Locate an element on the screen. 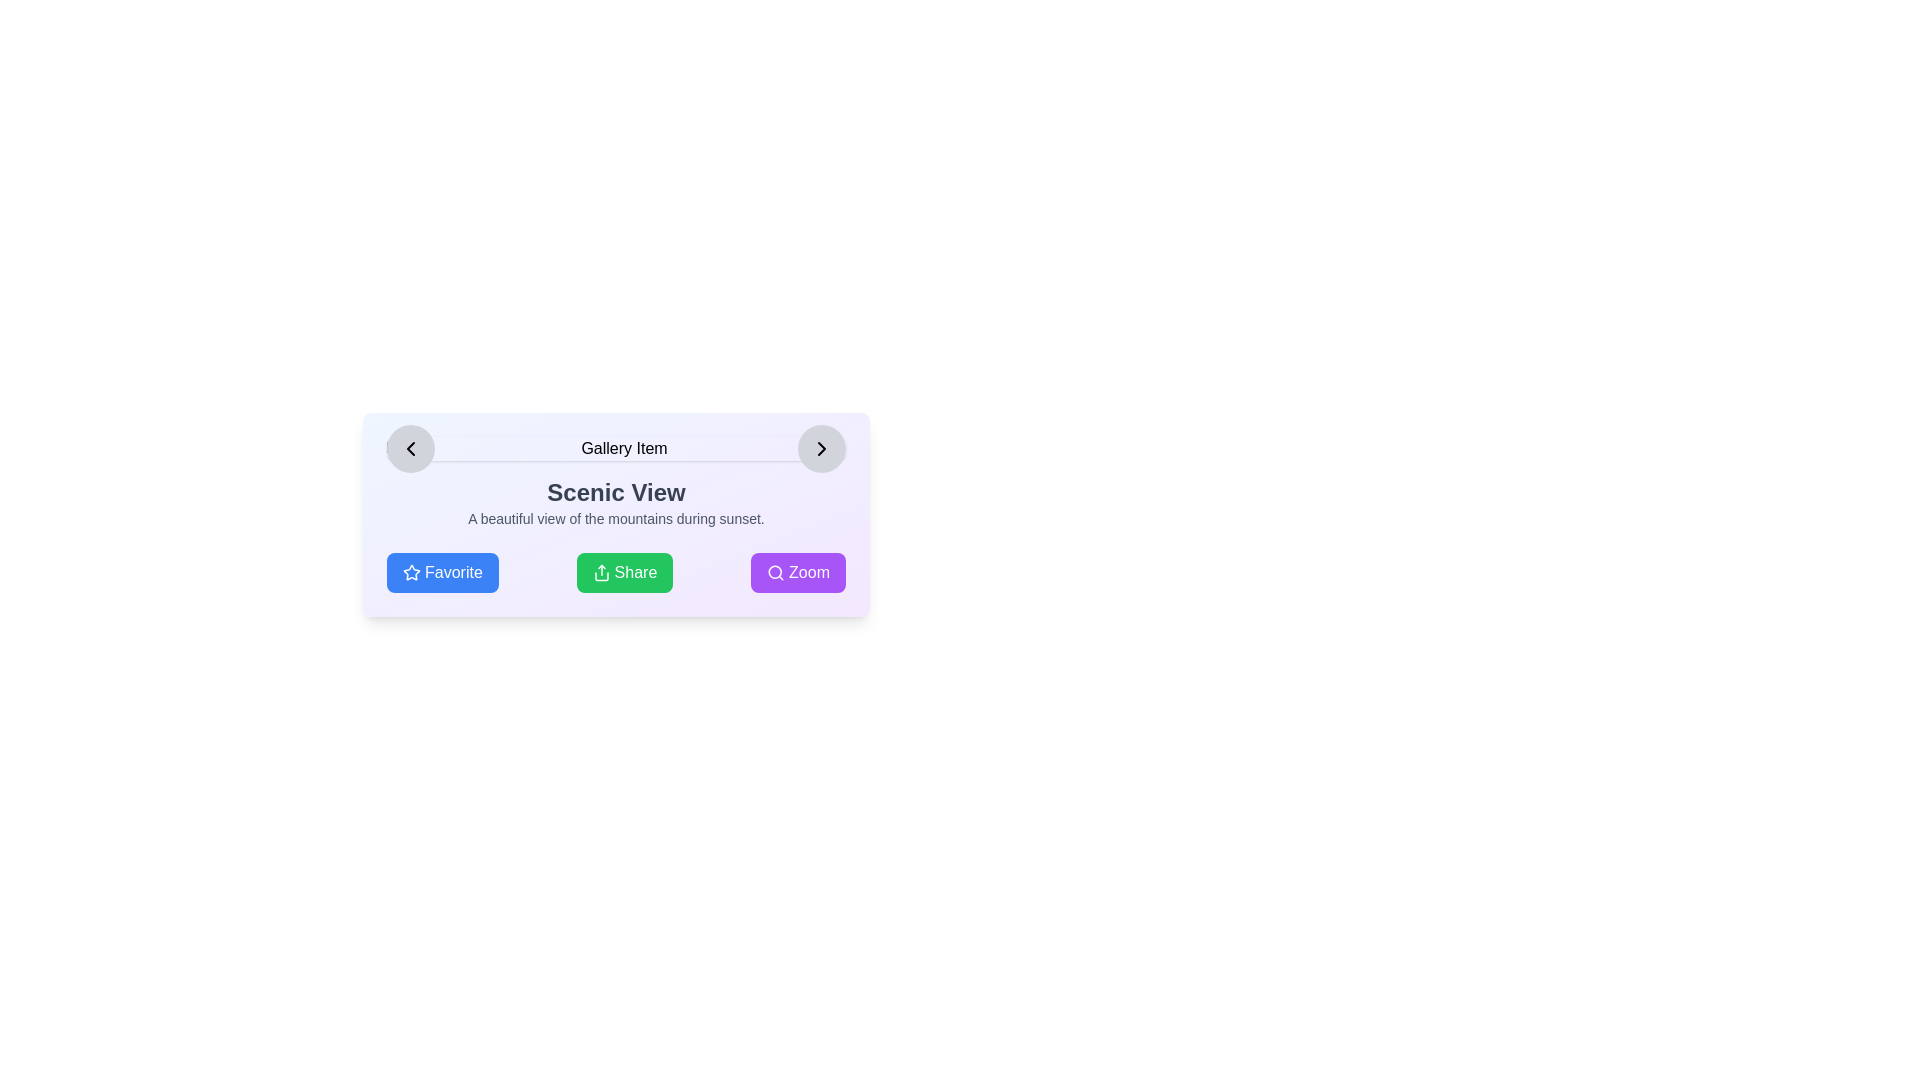  the chevron icon located in the top-right circular button of the card labeled 'Scenic View', which serves as a forward navigation control is located at coordinates (821, 447).